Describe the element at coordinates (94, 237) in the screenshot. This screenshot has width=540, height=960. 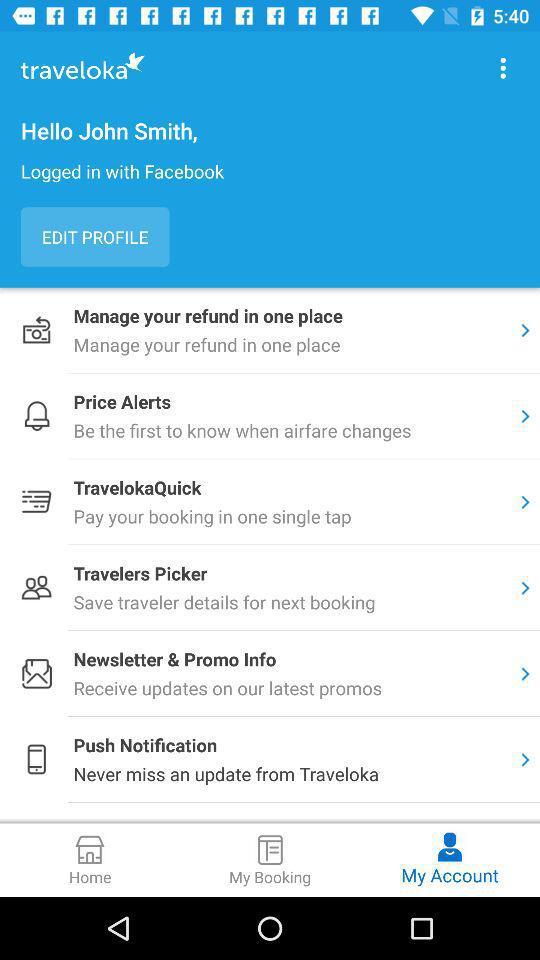
I see `the icon below the logged in with icon` at that location.